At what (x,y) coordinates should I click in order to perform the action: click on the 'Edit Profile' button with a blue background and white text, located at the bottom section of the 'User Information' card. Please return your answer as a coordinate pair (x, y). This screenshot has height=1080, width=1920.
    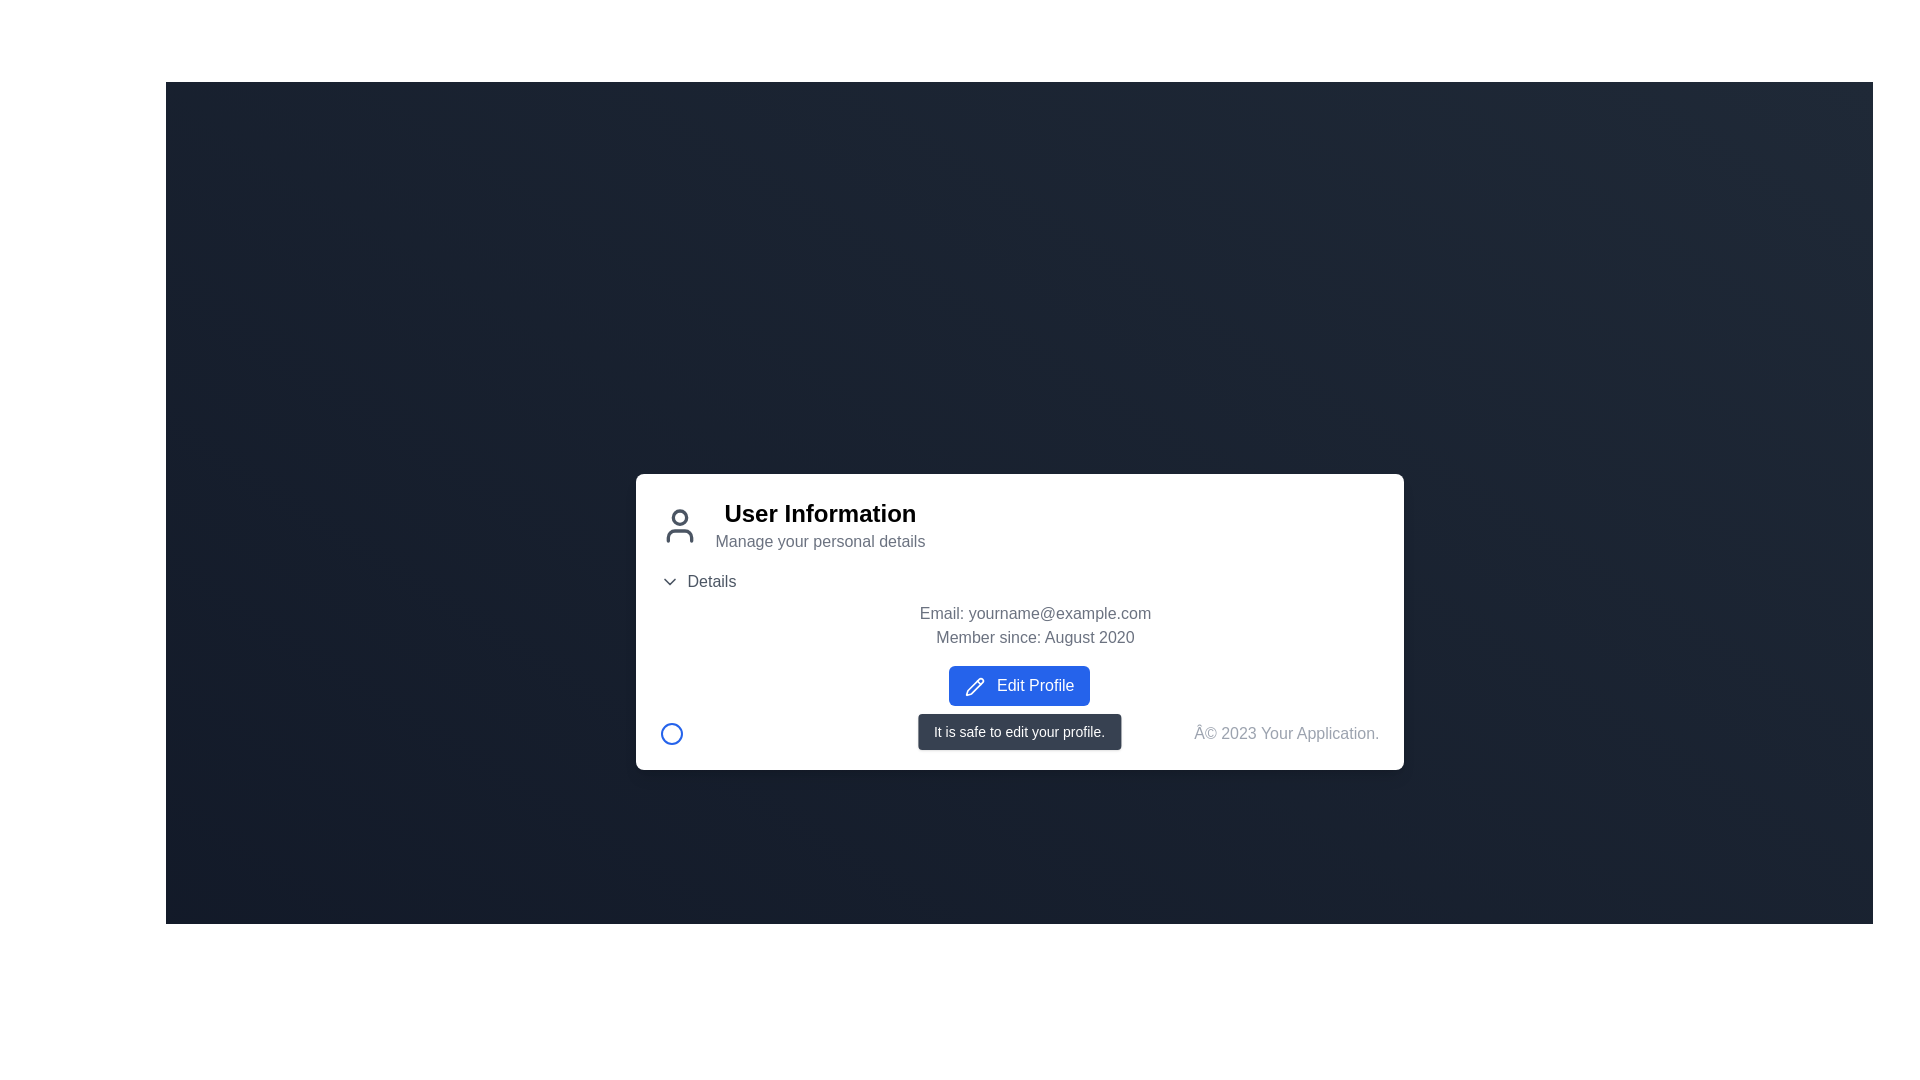
    Looking at the image, I should click on (1019, 685).